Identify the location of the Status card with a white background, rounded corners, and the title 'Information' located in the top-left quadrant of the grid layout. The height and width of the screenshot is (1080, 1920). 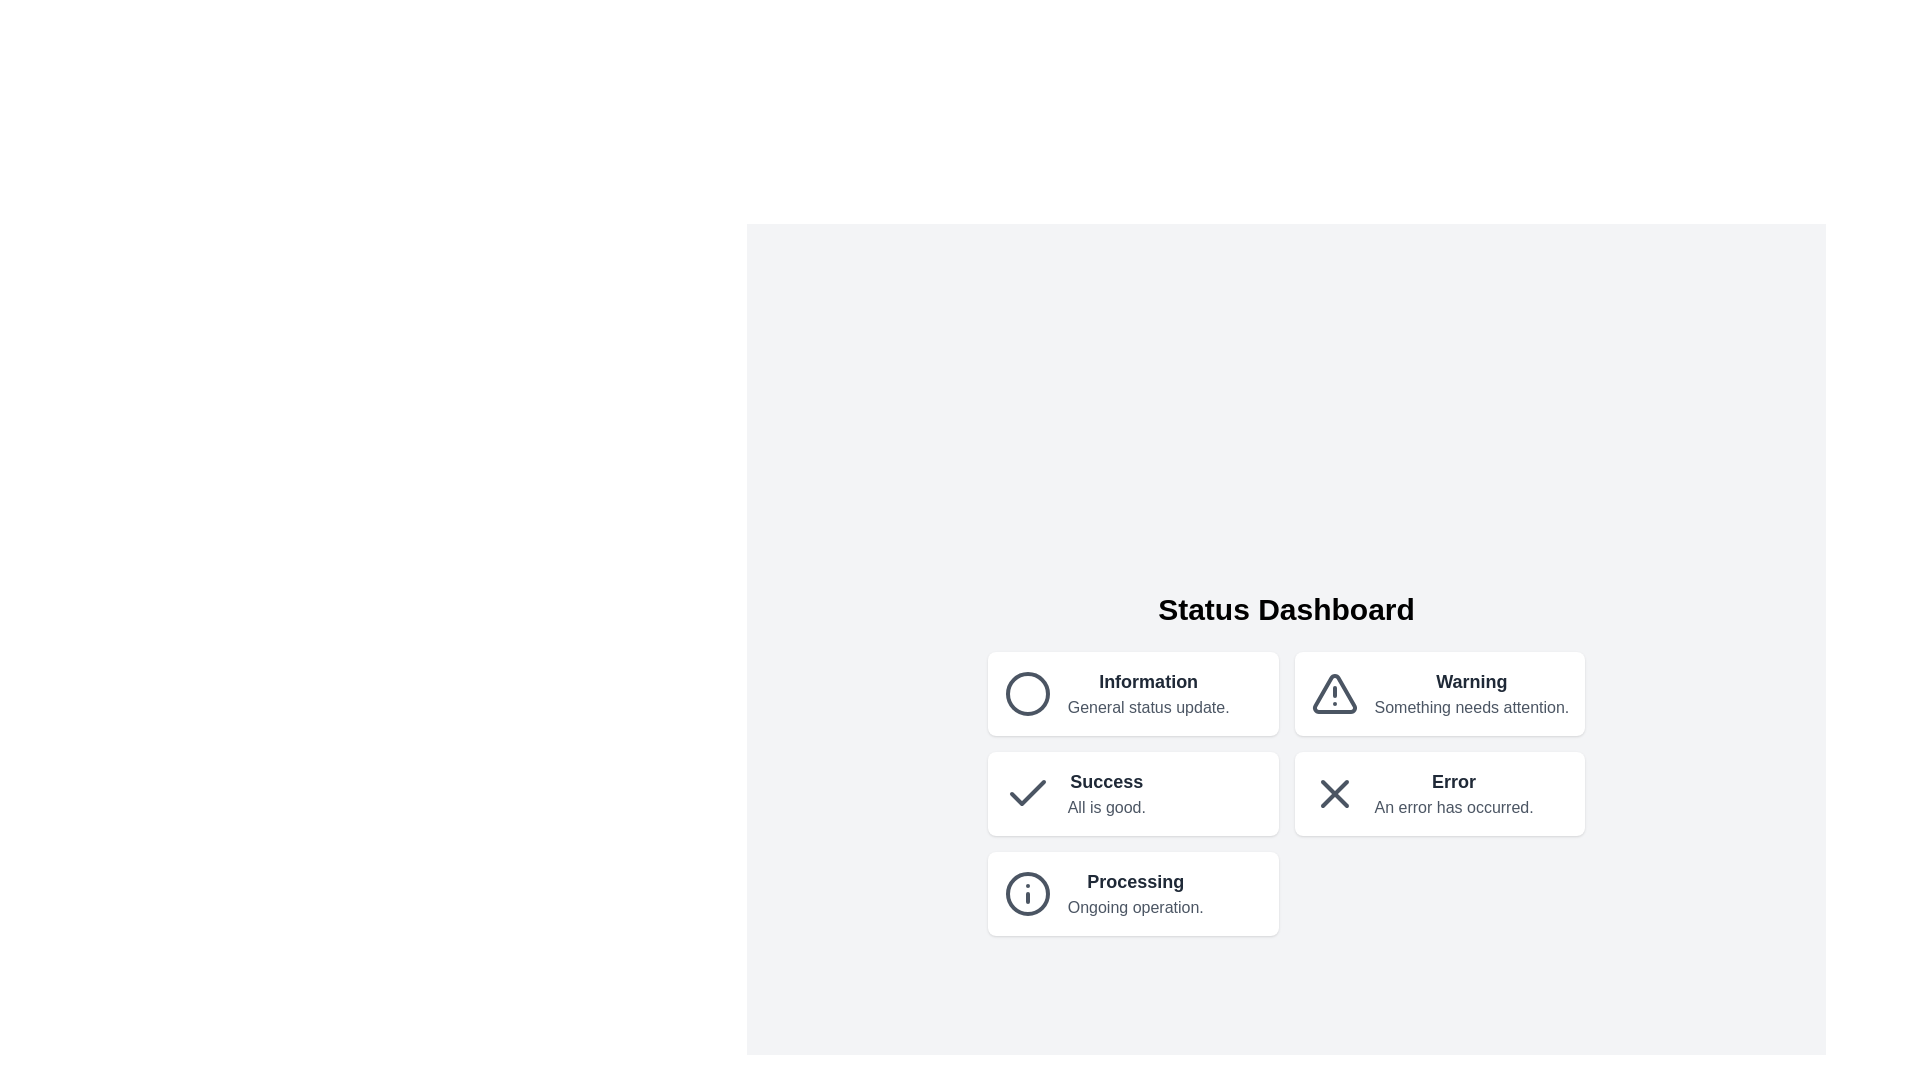
(1133, 693).